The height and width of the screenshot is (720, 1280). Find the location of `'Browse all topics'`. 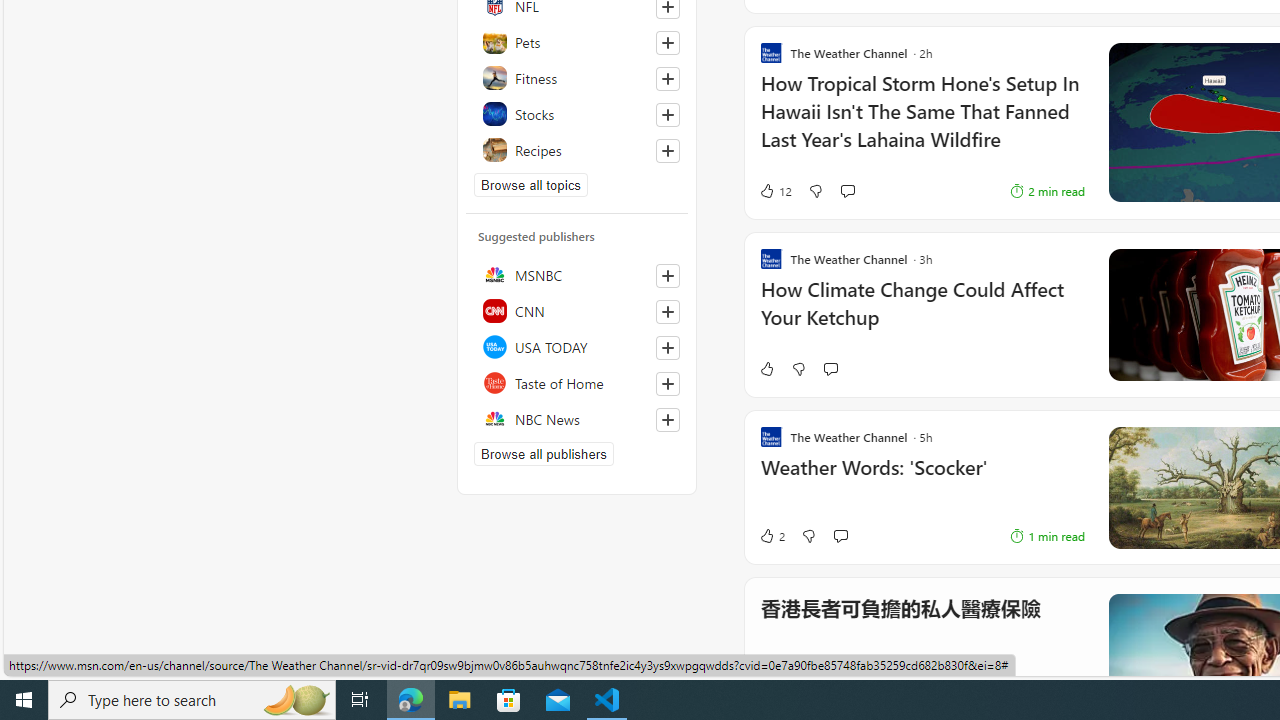

'Browse all topics' is located at coordinates (531, 185).